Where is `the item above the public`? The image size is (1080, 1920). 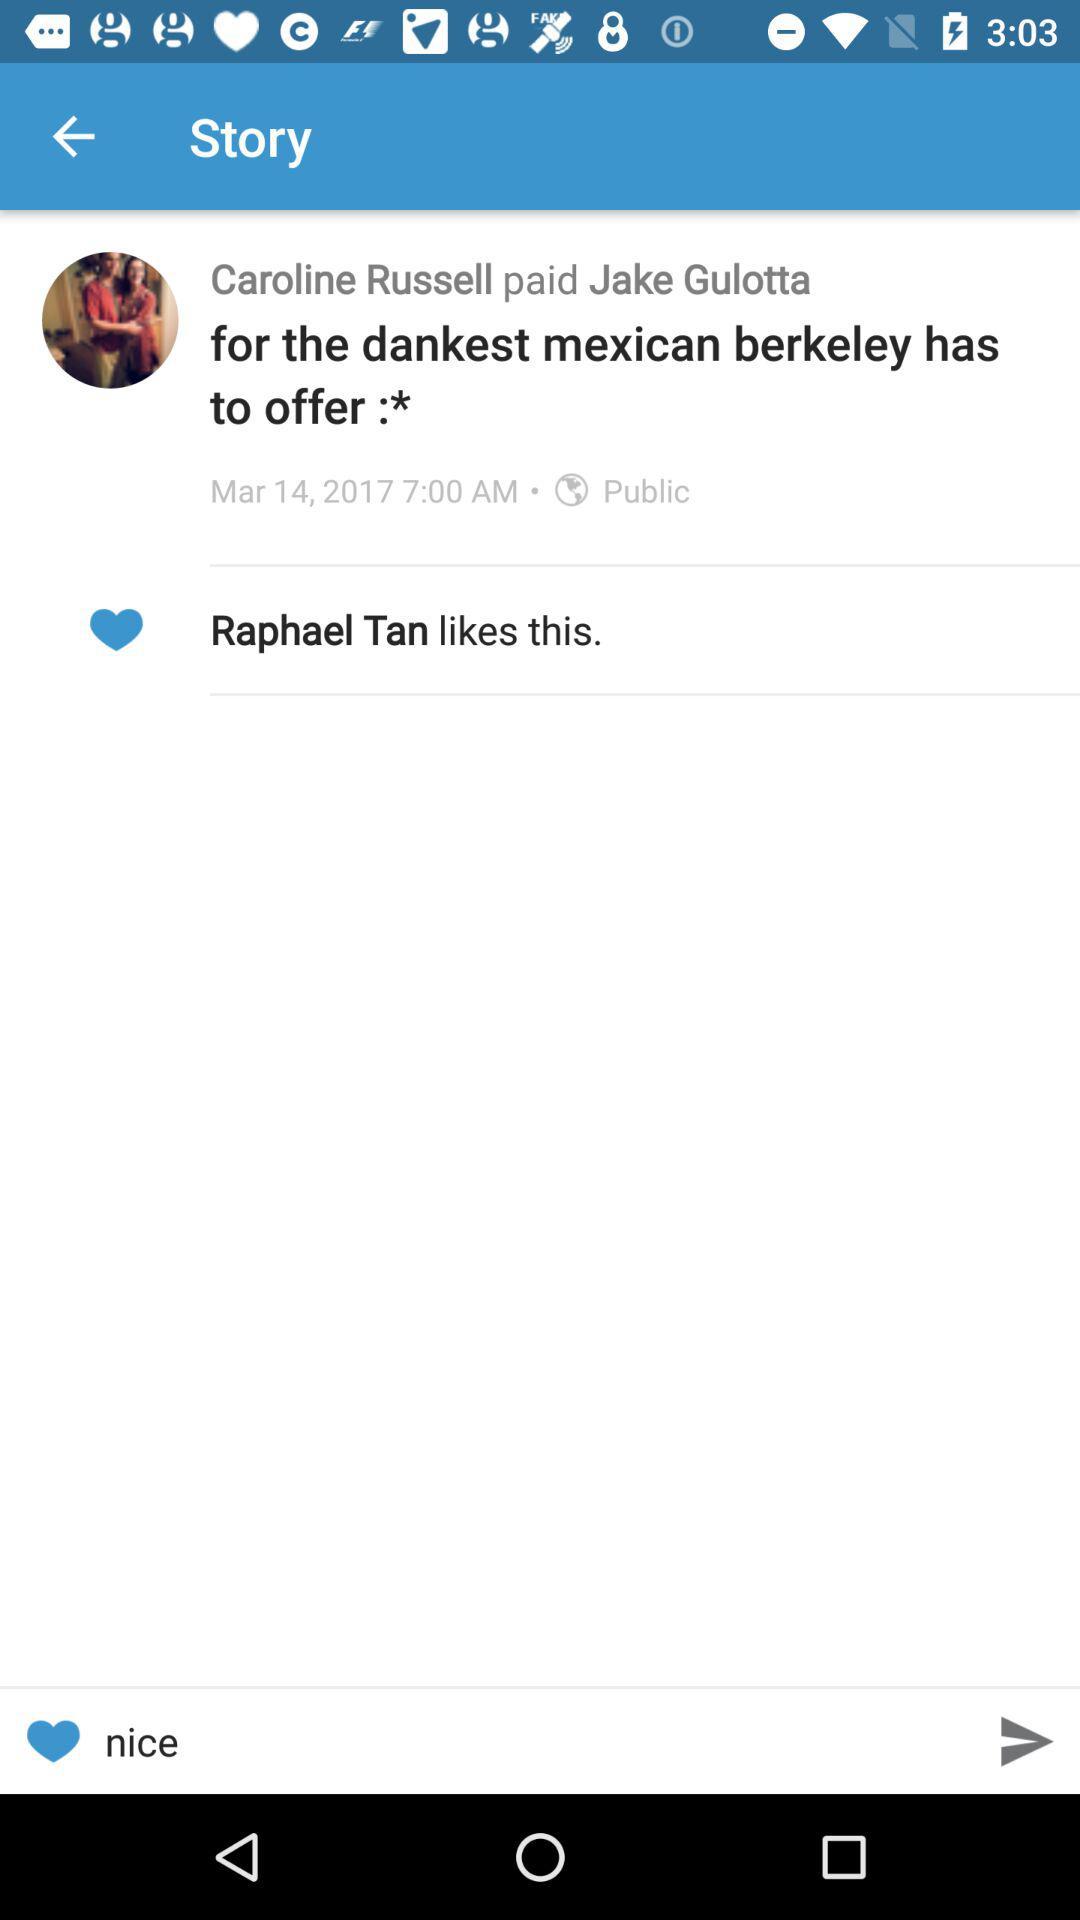 the item above the public is located at coordinates (623, 373).